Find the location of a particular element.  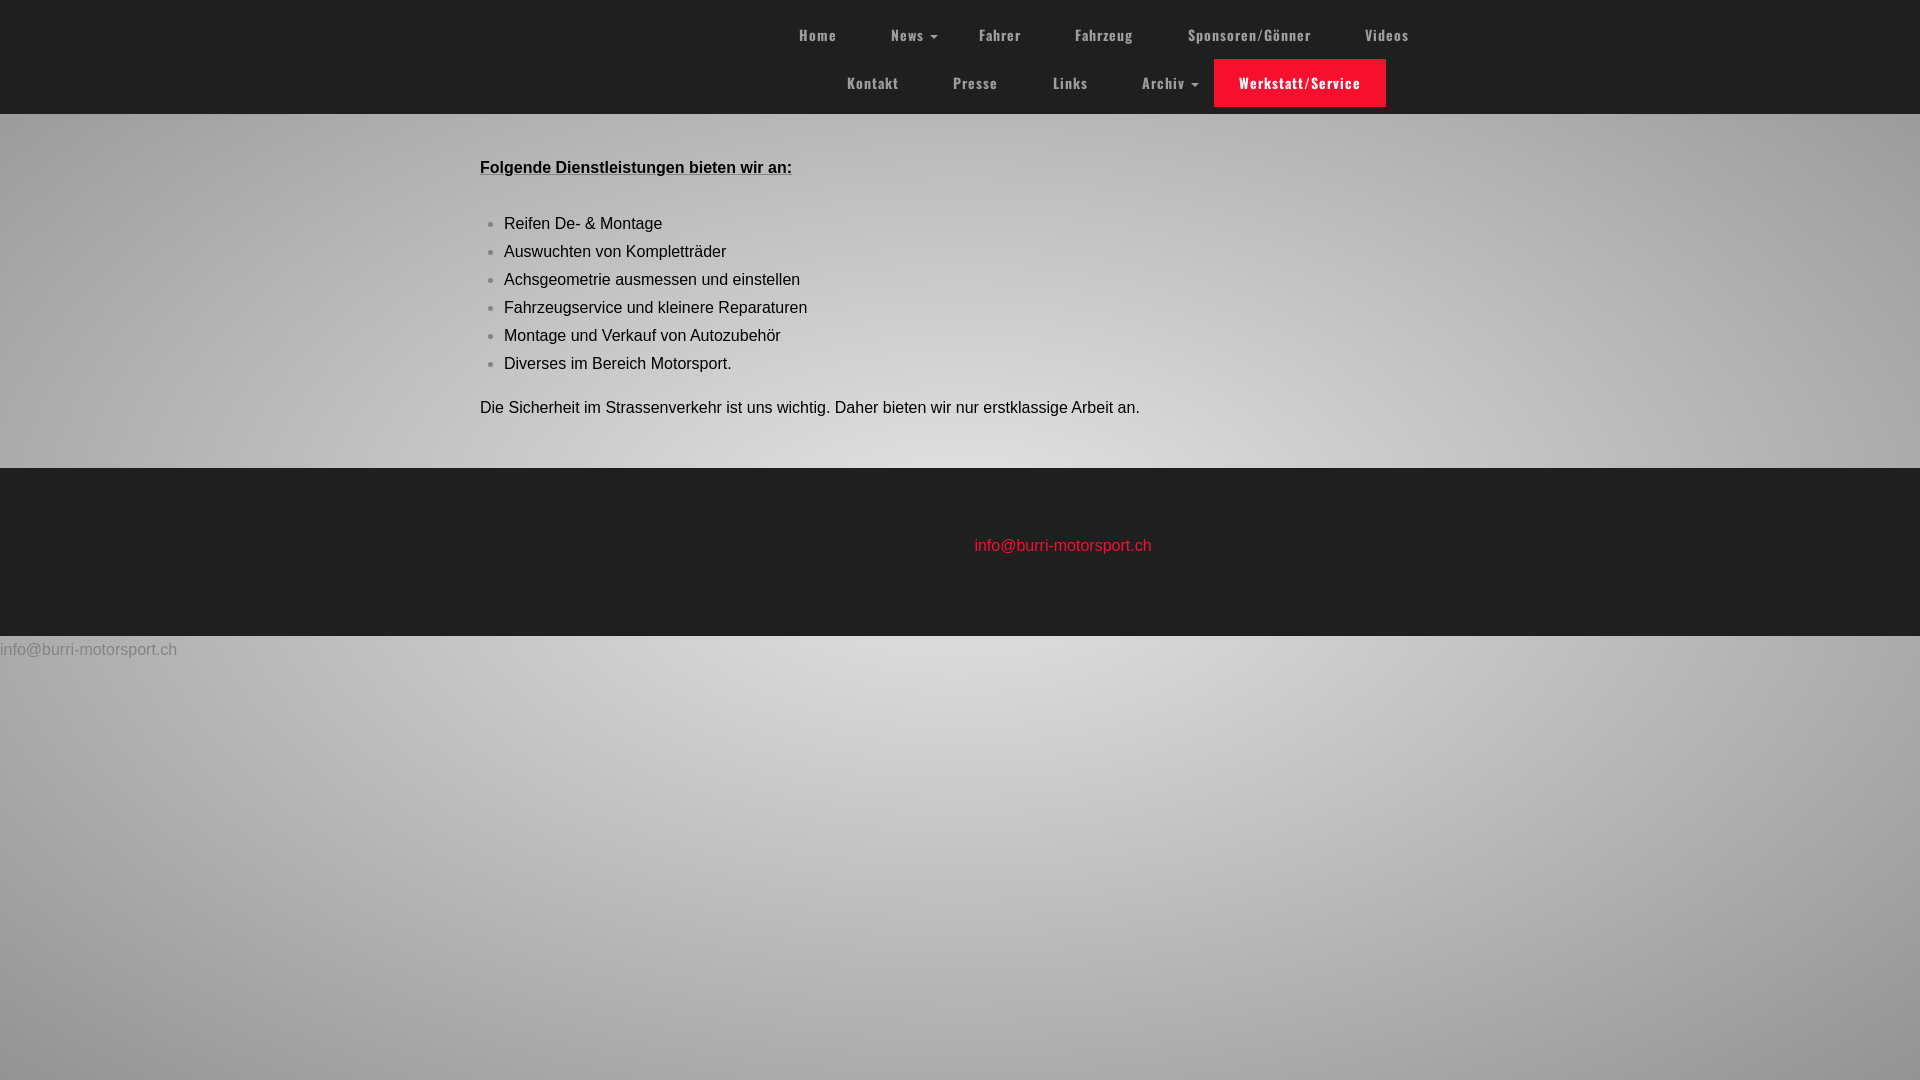

'Links' is located at coordinates (1069, 82).